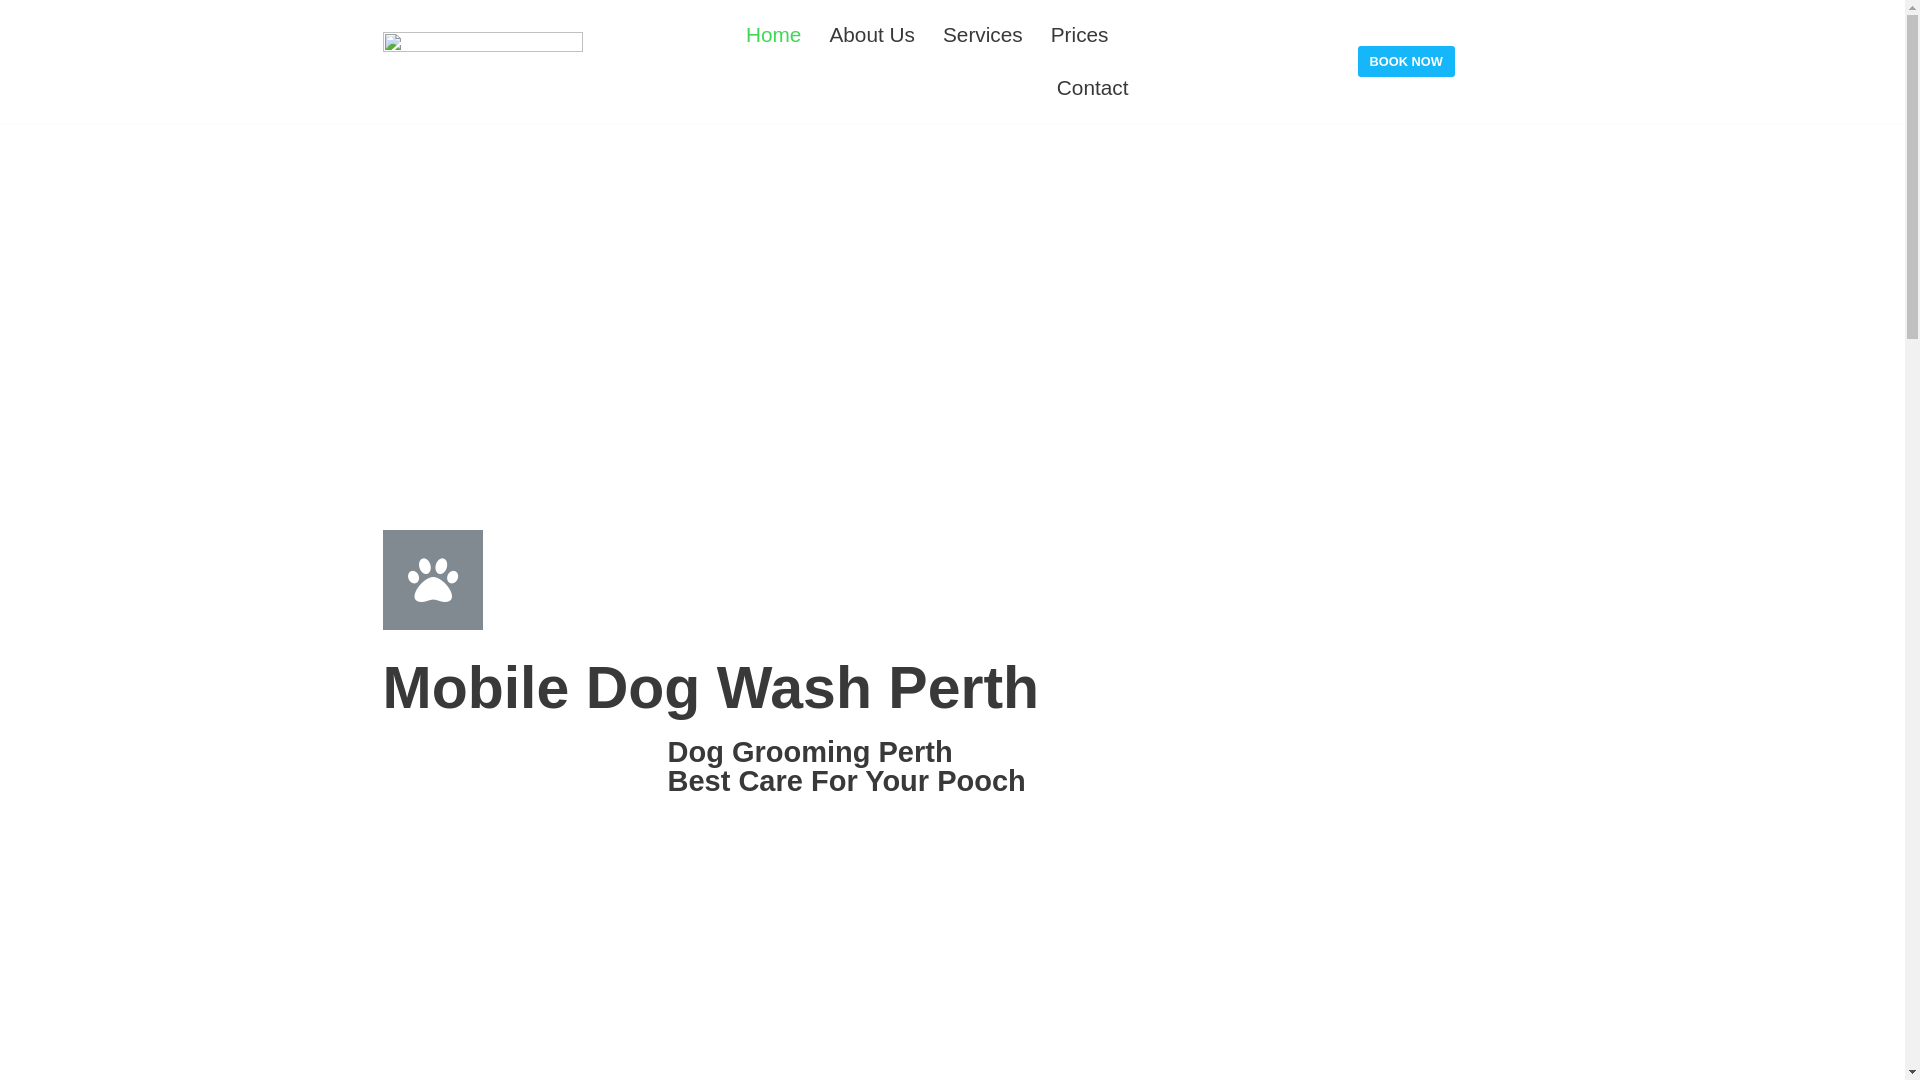 The width and height of the screenshot is (1920, 1080). I want to click on 'Skip to content', so click(19, 10).